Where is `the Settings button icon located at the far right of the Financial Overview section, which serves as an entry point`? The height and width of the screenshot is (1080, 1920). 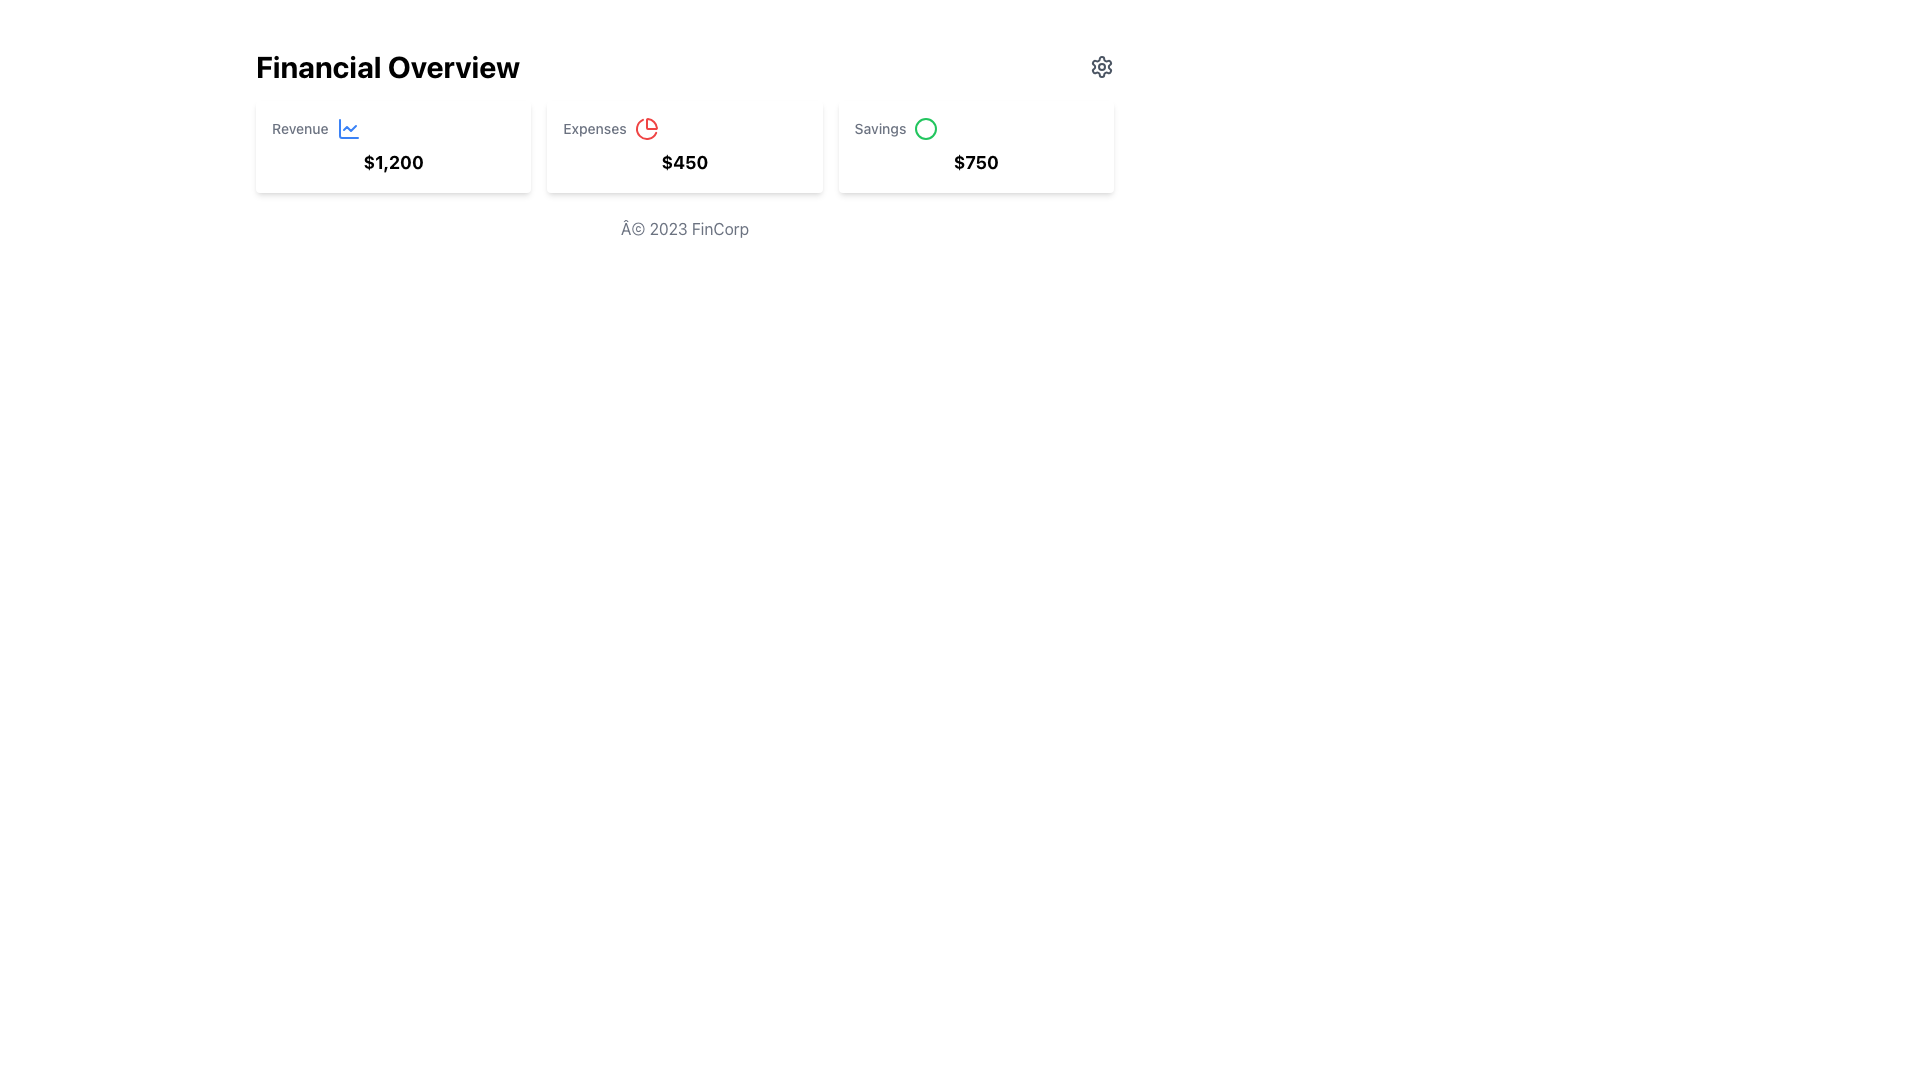
the Settings button icon located at the far right of the Financial Overview section, which serves as an entry point is located at coordinates (1101, 65).